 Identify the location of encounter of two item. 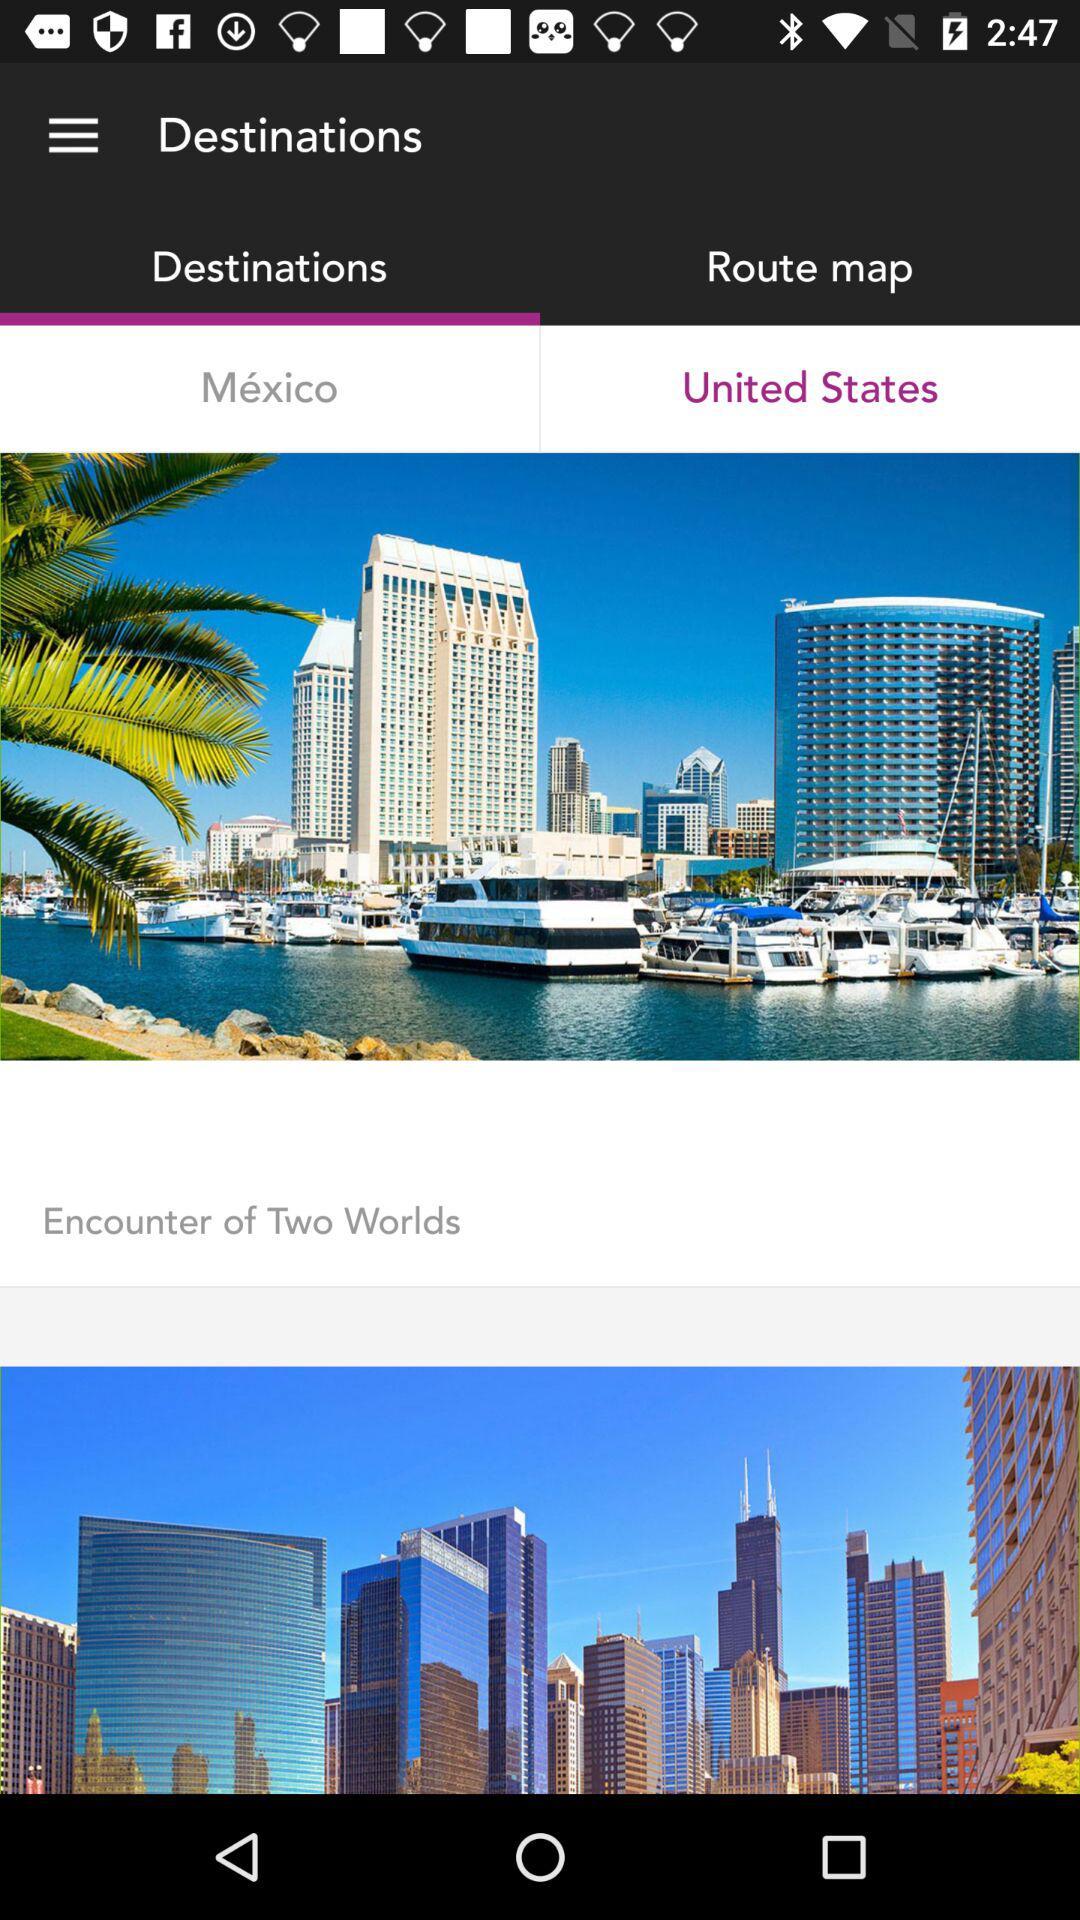
(540, 1241).